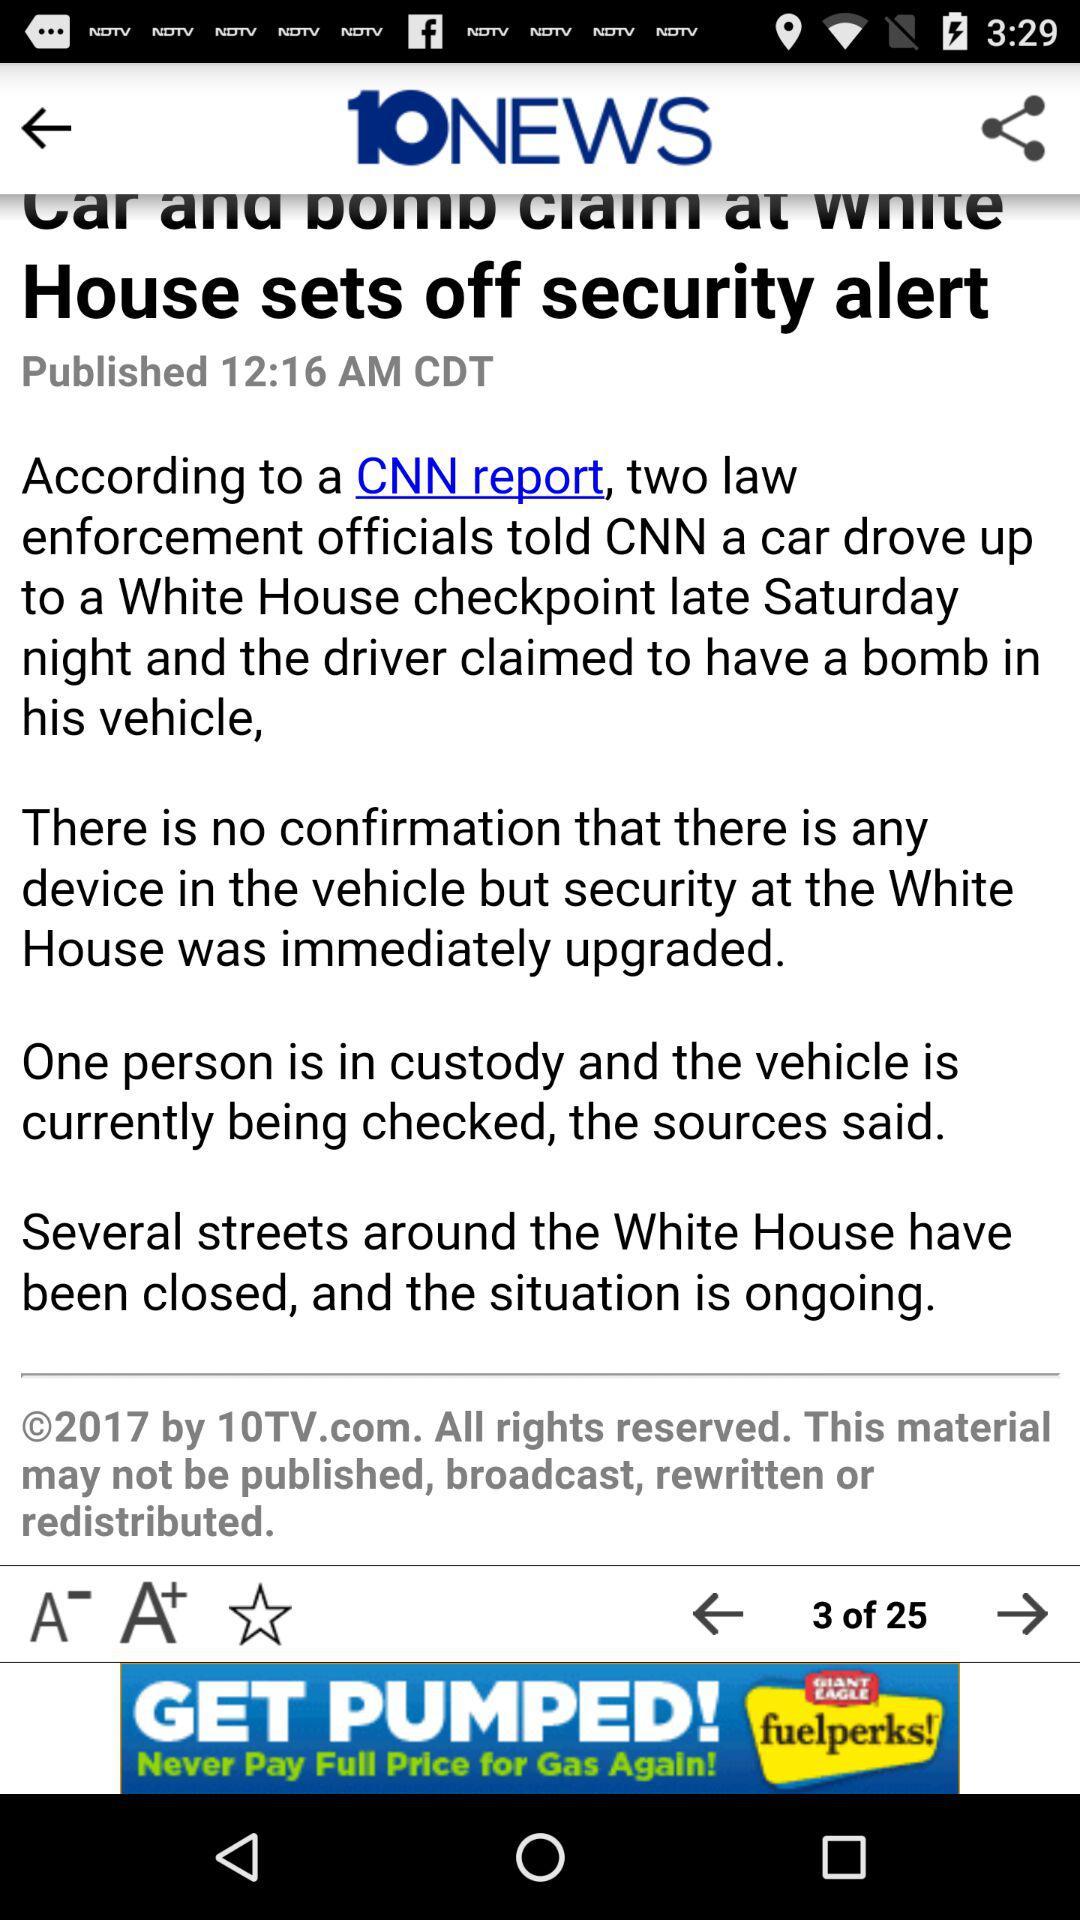  Describe the element at coordinates (259, 1613) in the screenshot. I see `click star icon` at that location.